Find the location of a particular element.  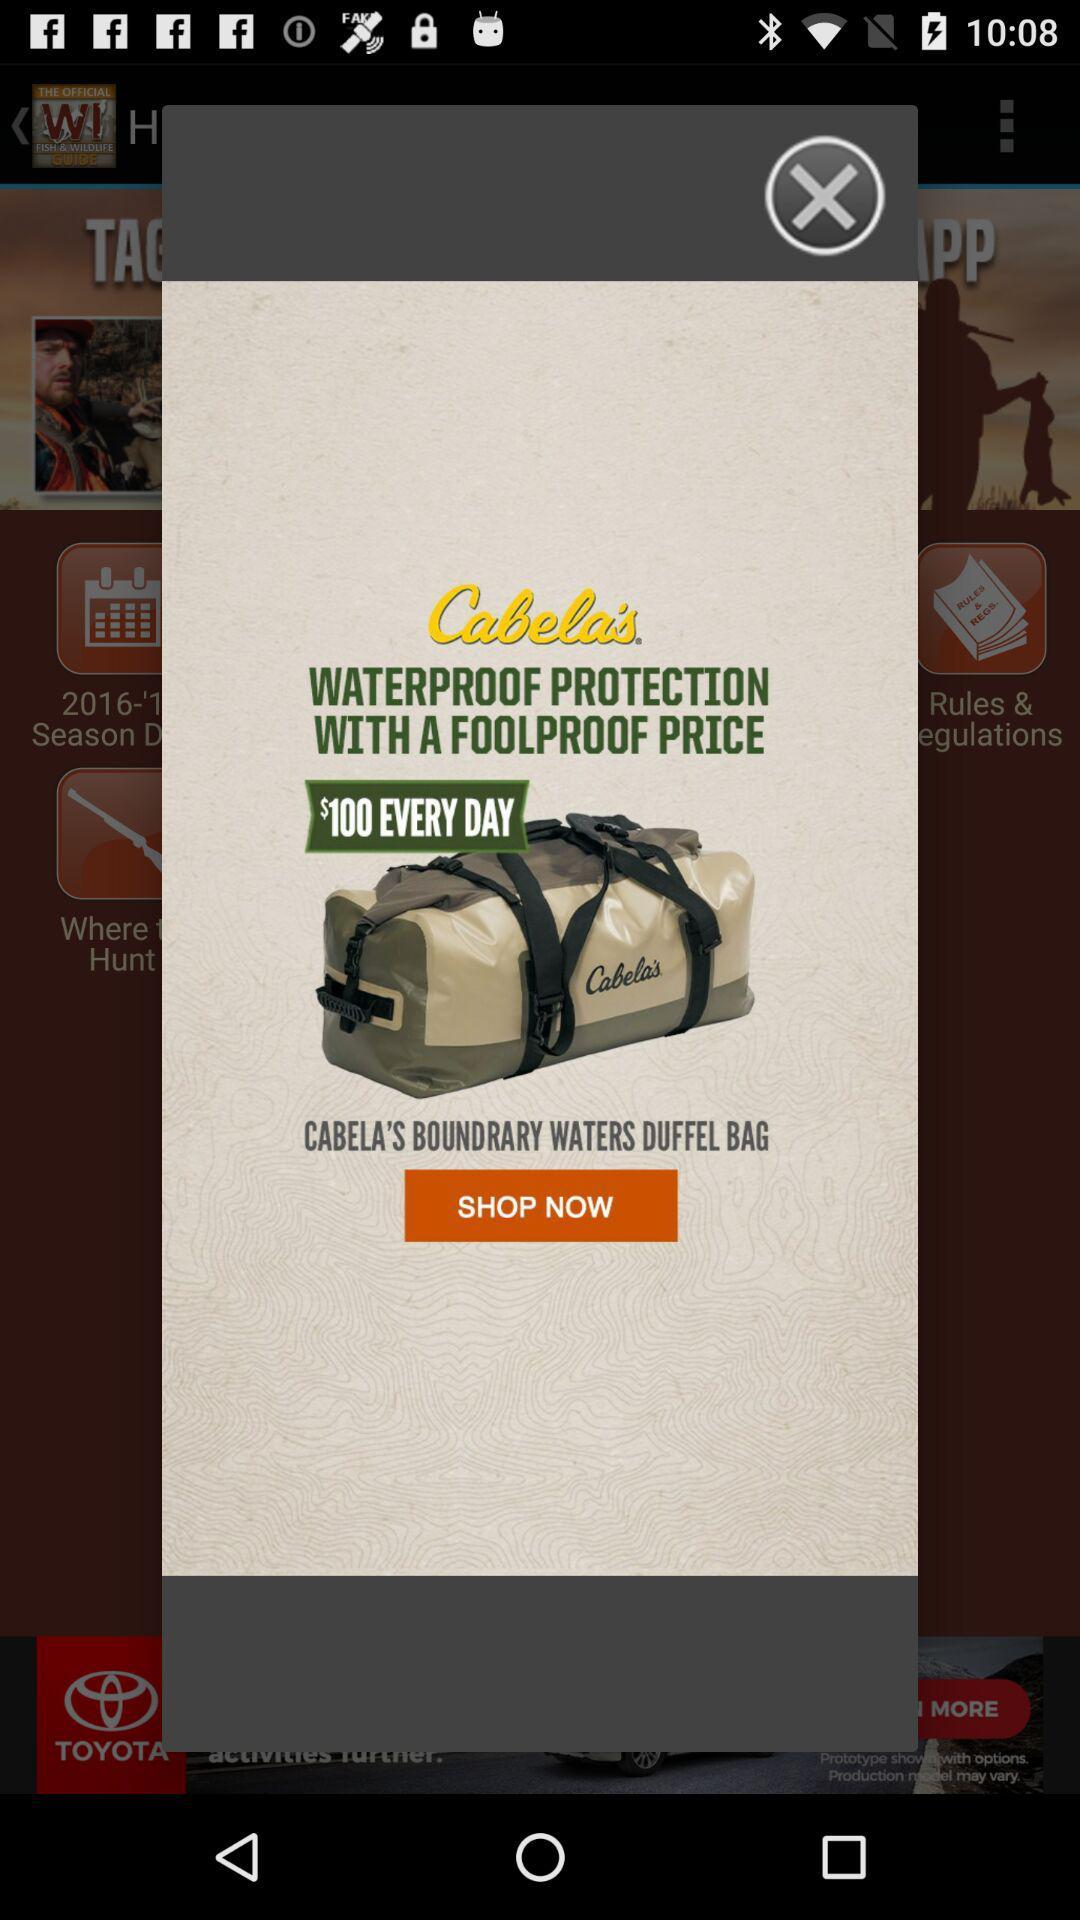

x is located at coordinates (826, 196).